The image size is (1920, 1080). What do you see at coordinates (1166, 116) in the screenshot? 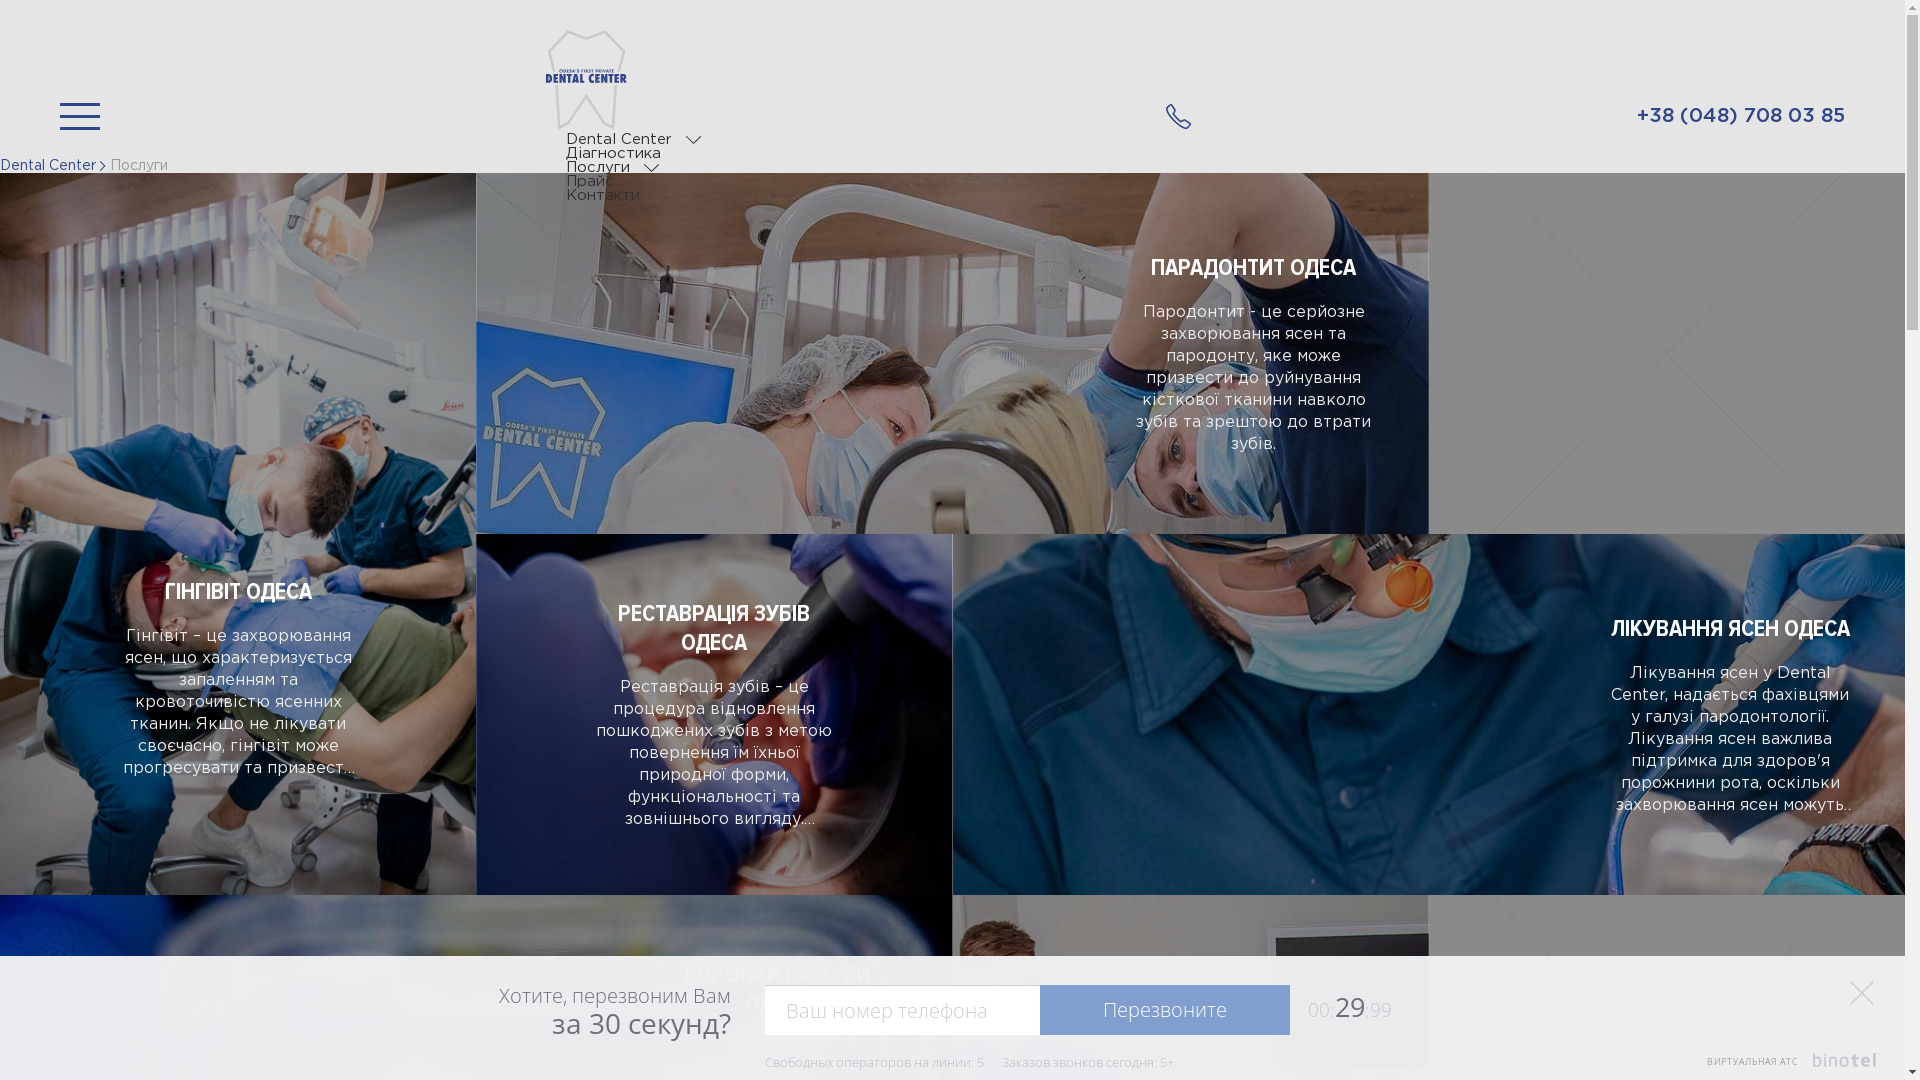
I see `'+38 (048) 708 03 85'` at bounding box center [1166, 116].